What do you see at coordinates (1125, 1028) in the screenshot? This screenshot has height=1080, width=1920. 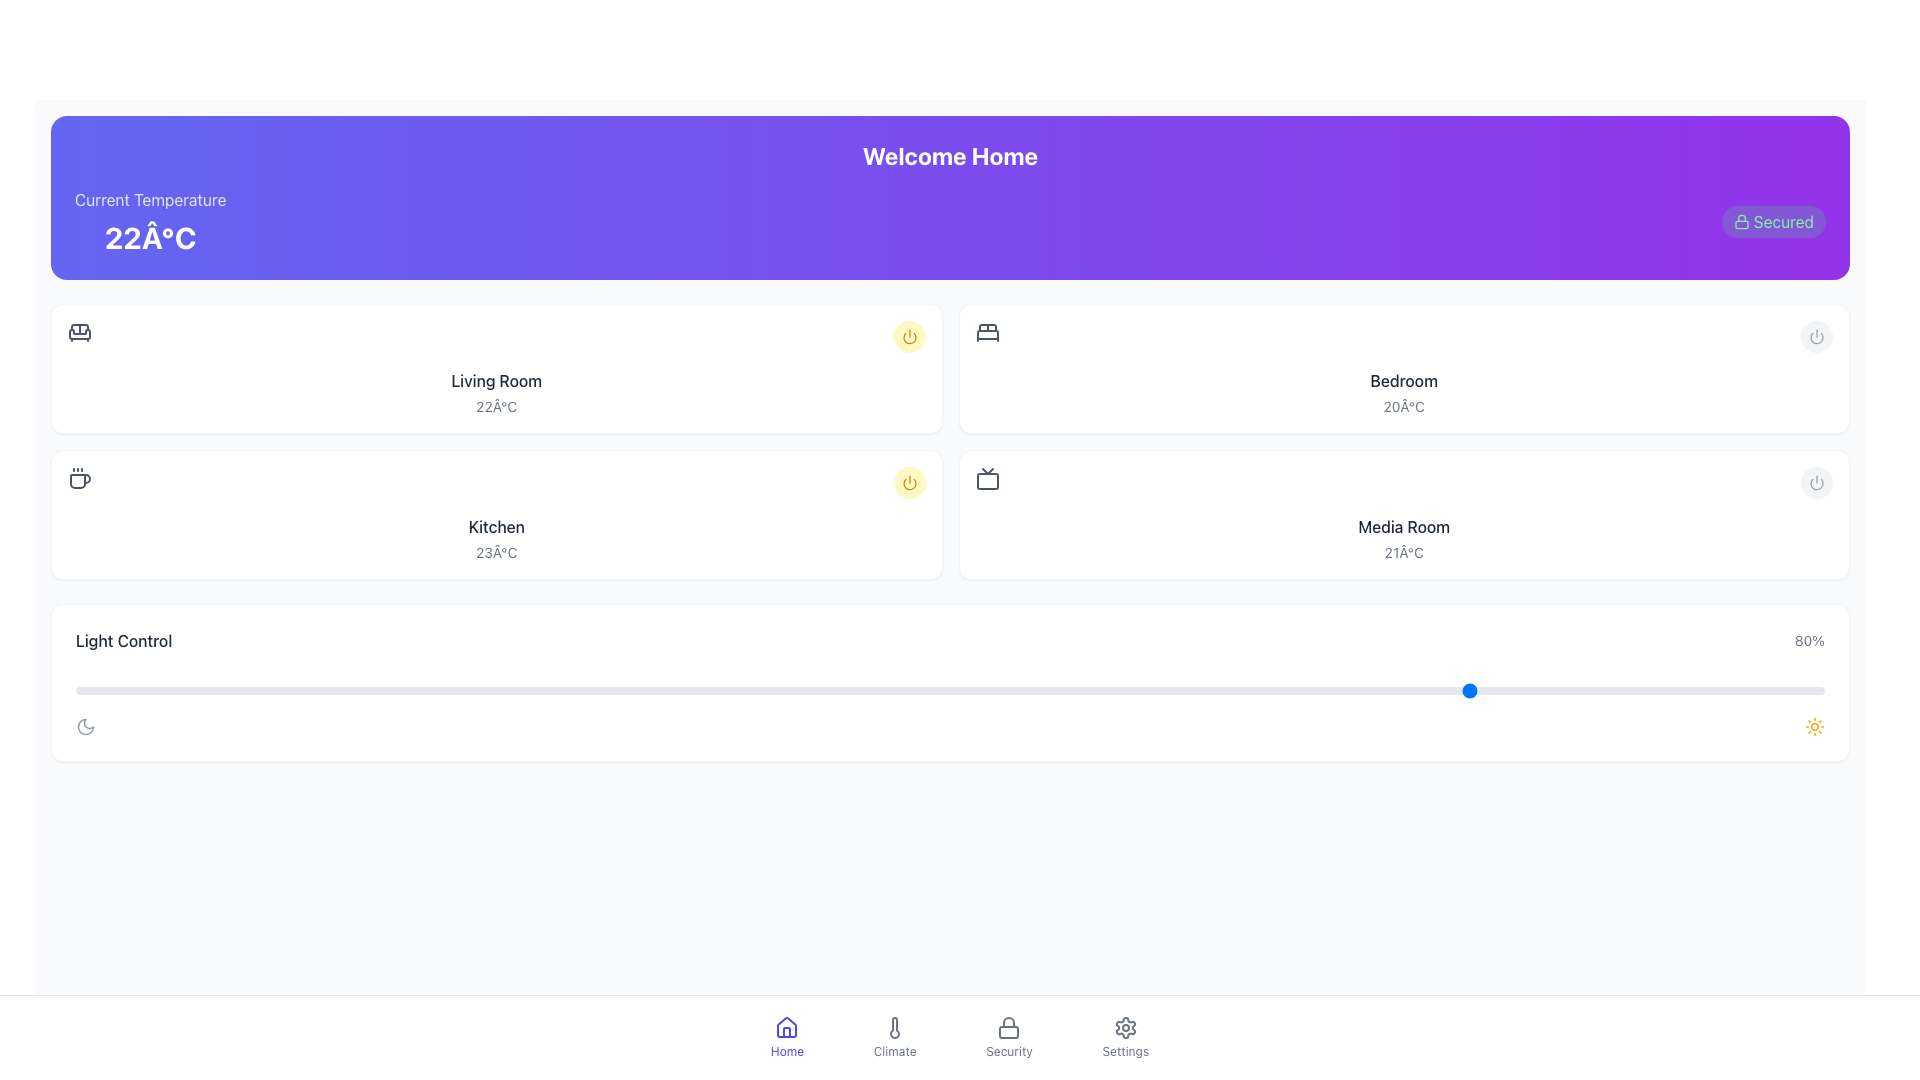 I see `the fourth icon from the left, which is a cogwheel in the bottom navigation bar` at bounding box center [1125, 1028].